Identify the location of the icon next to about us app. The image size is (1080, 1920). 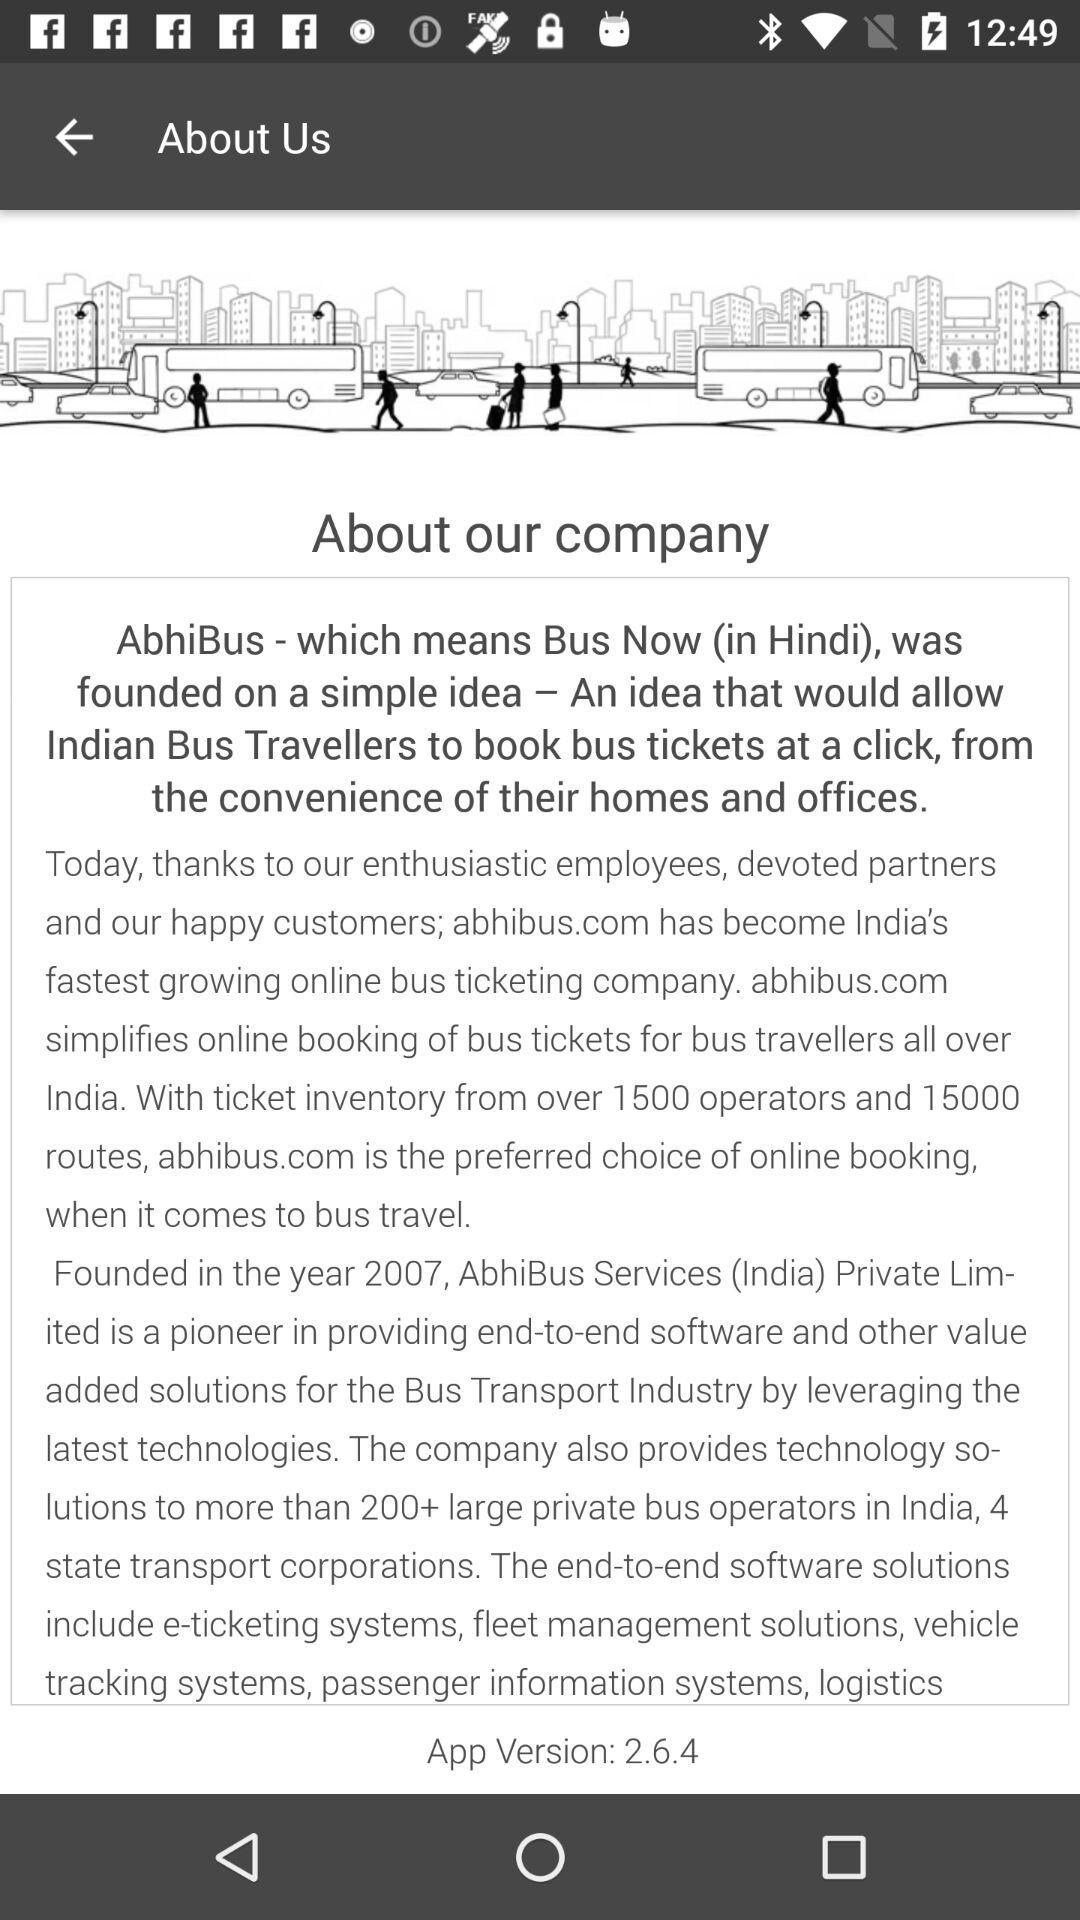
(72, 135).